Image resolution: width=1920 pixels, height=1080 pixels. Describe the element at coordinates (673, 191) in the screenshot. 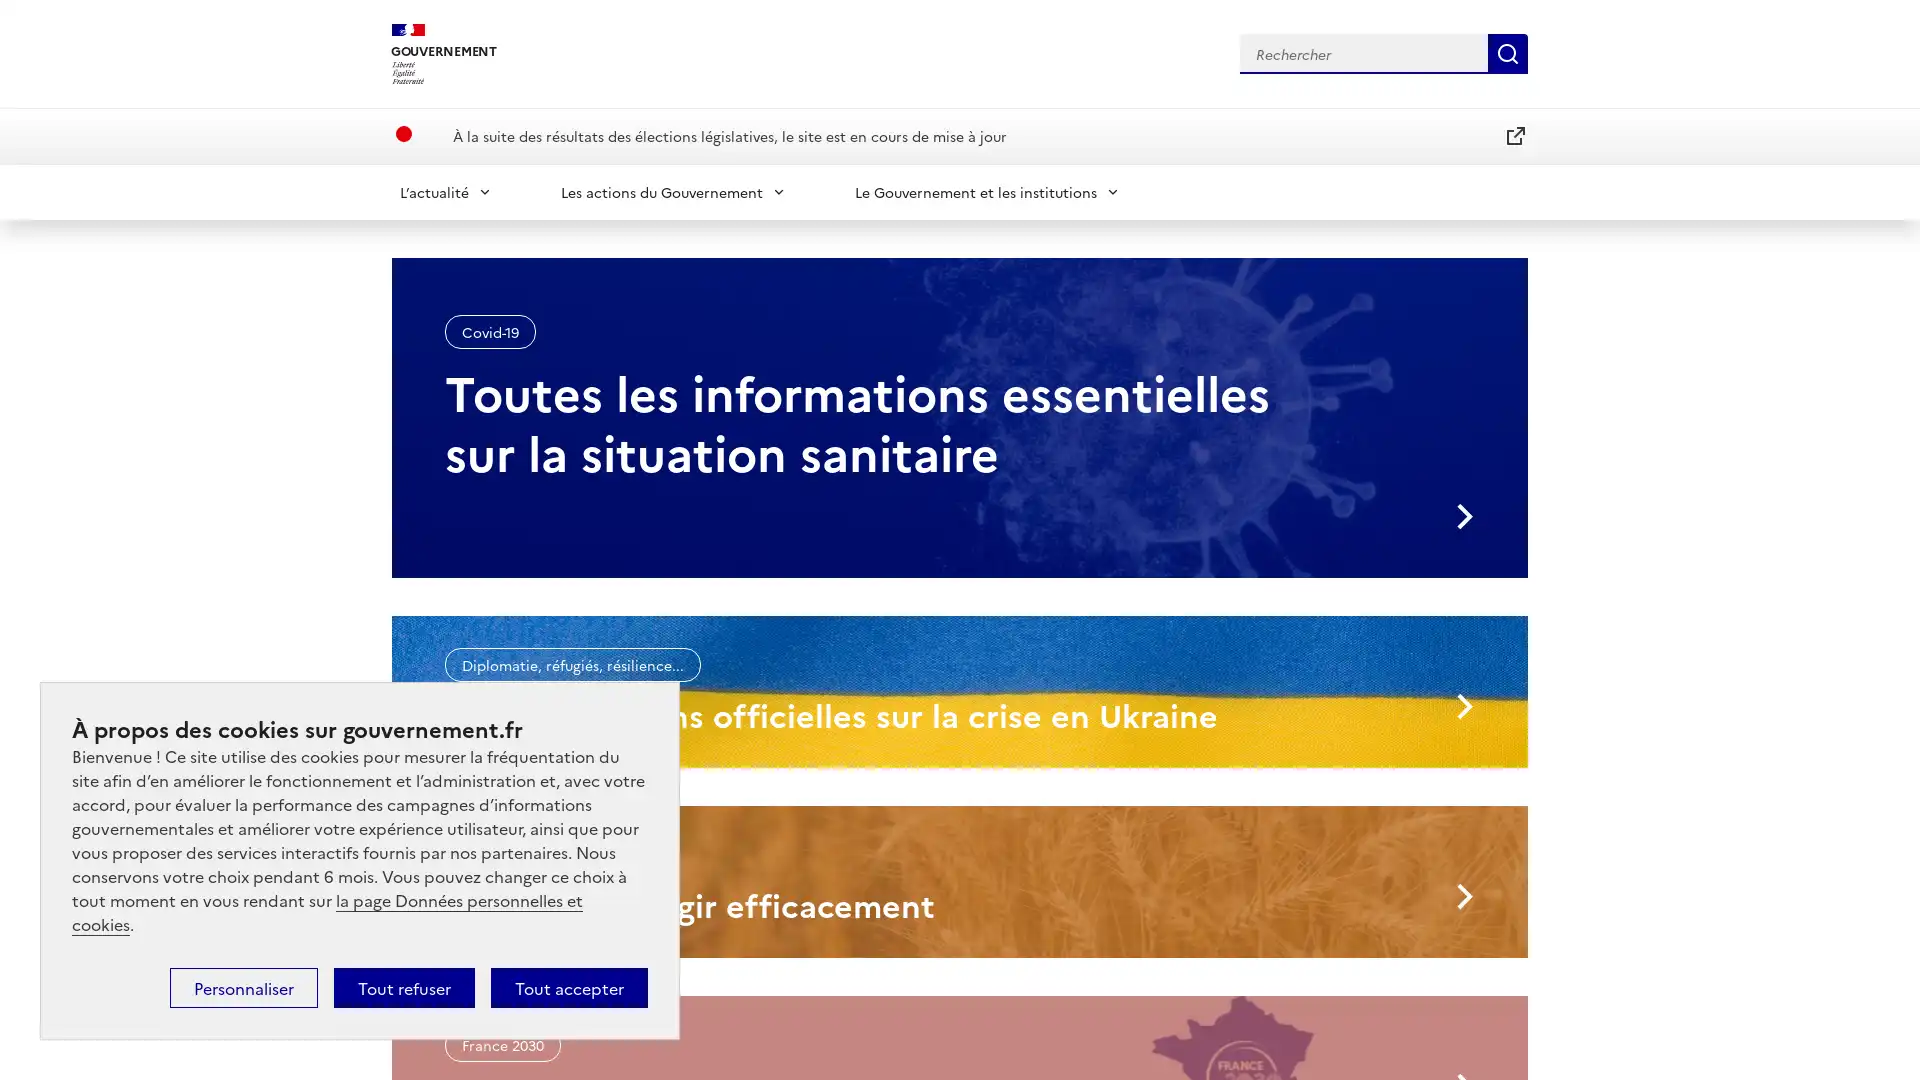

I see `Les actions du Gouvernement` at that location.